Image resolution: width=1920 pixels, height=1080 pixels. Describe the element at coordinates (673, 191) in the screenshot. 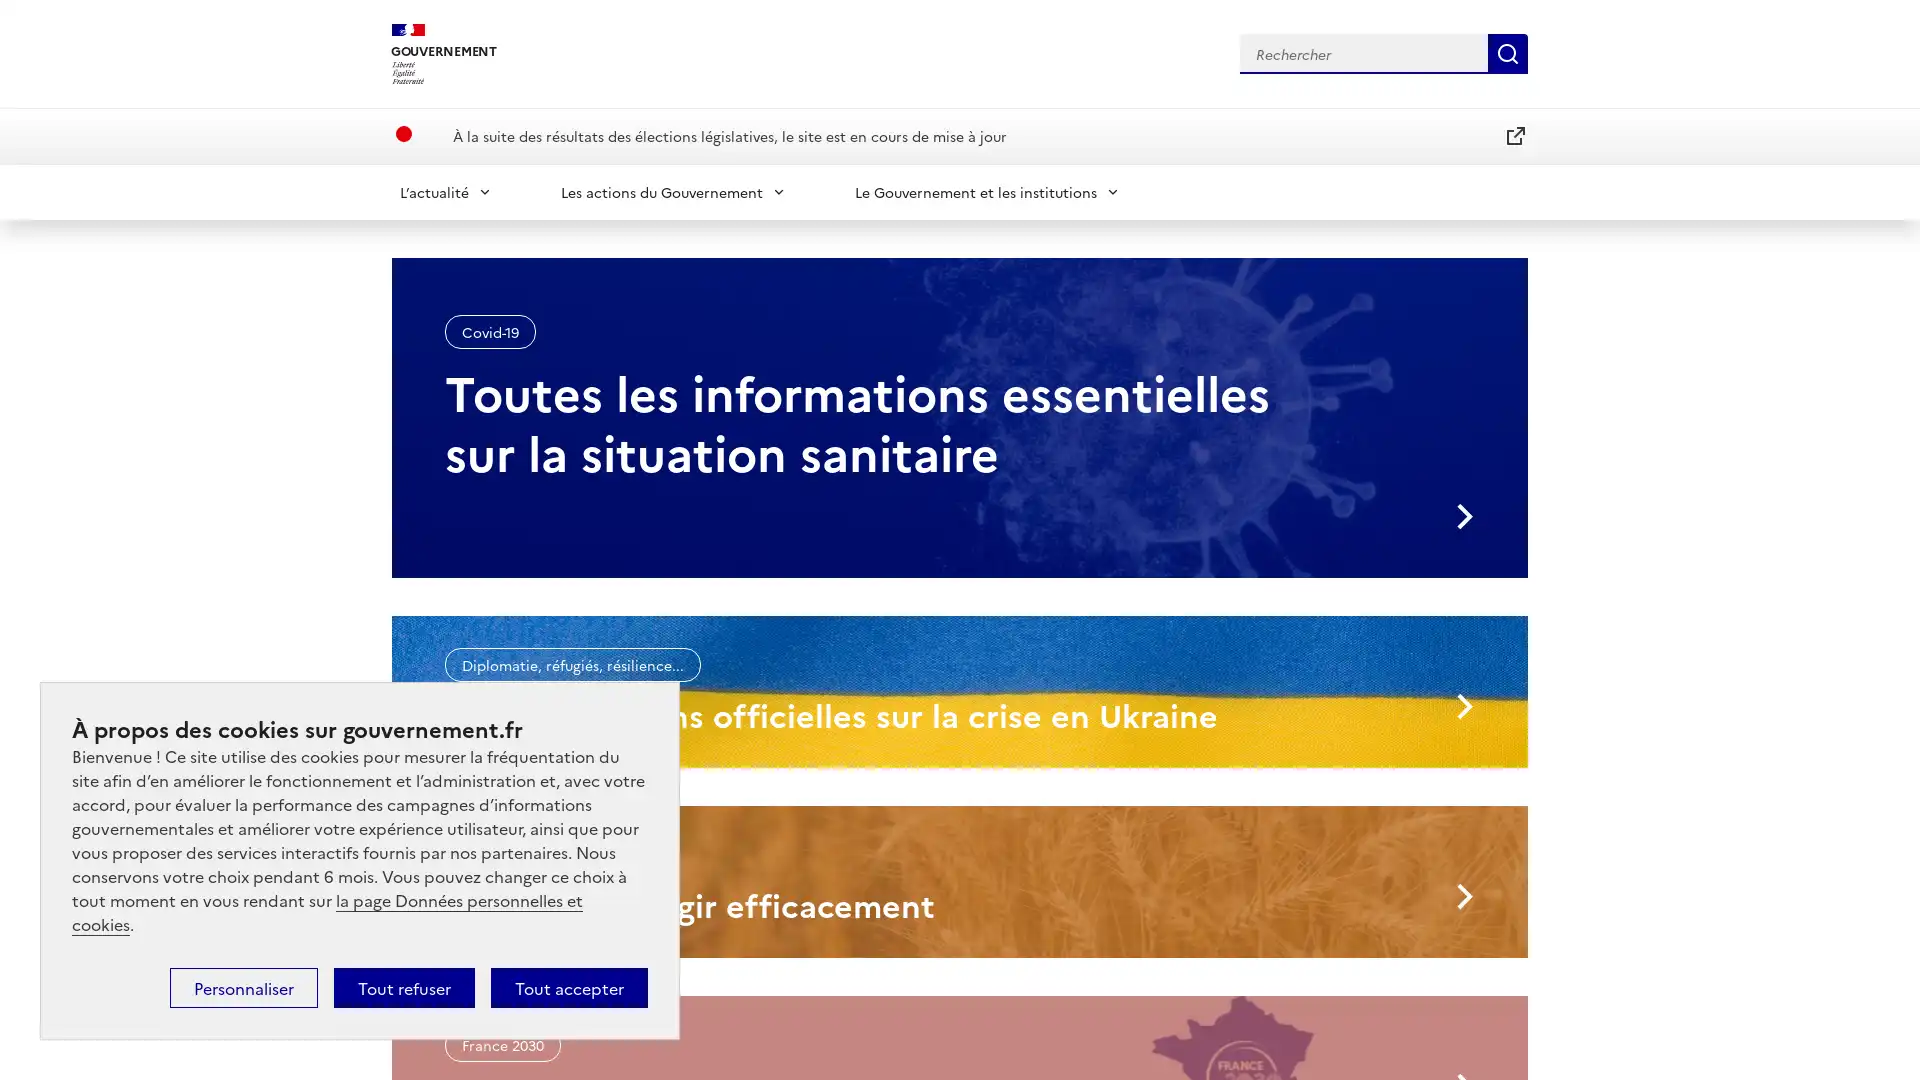

I see `Les actions du Gouvernement` at that location.